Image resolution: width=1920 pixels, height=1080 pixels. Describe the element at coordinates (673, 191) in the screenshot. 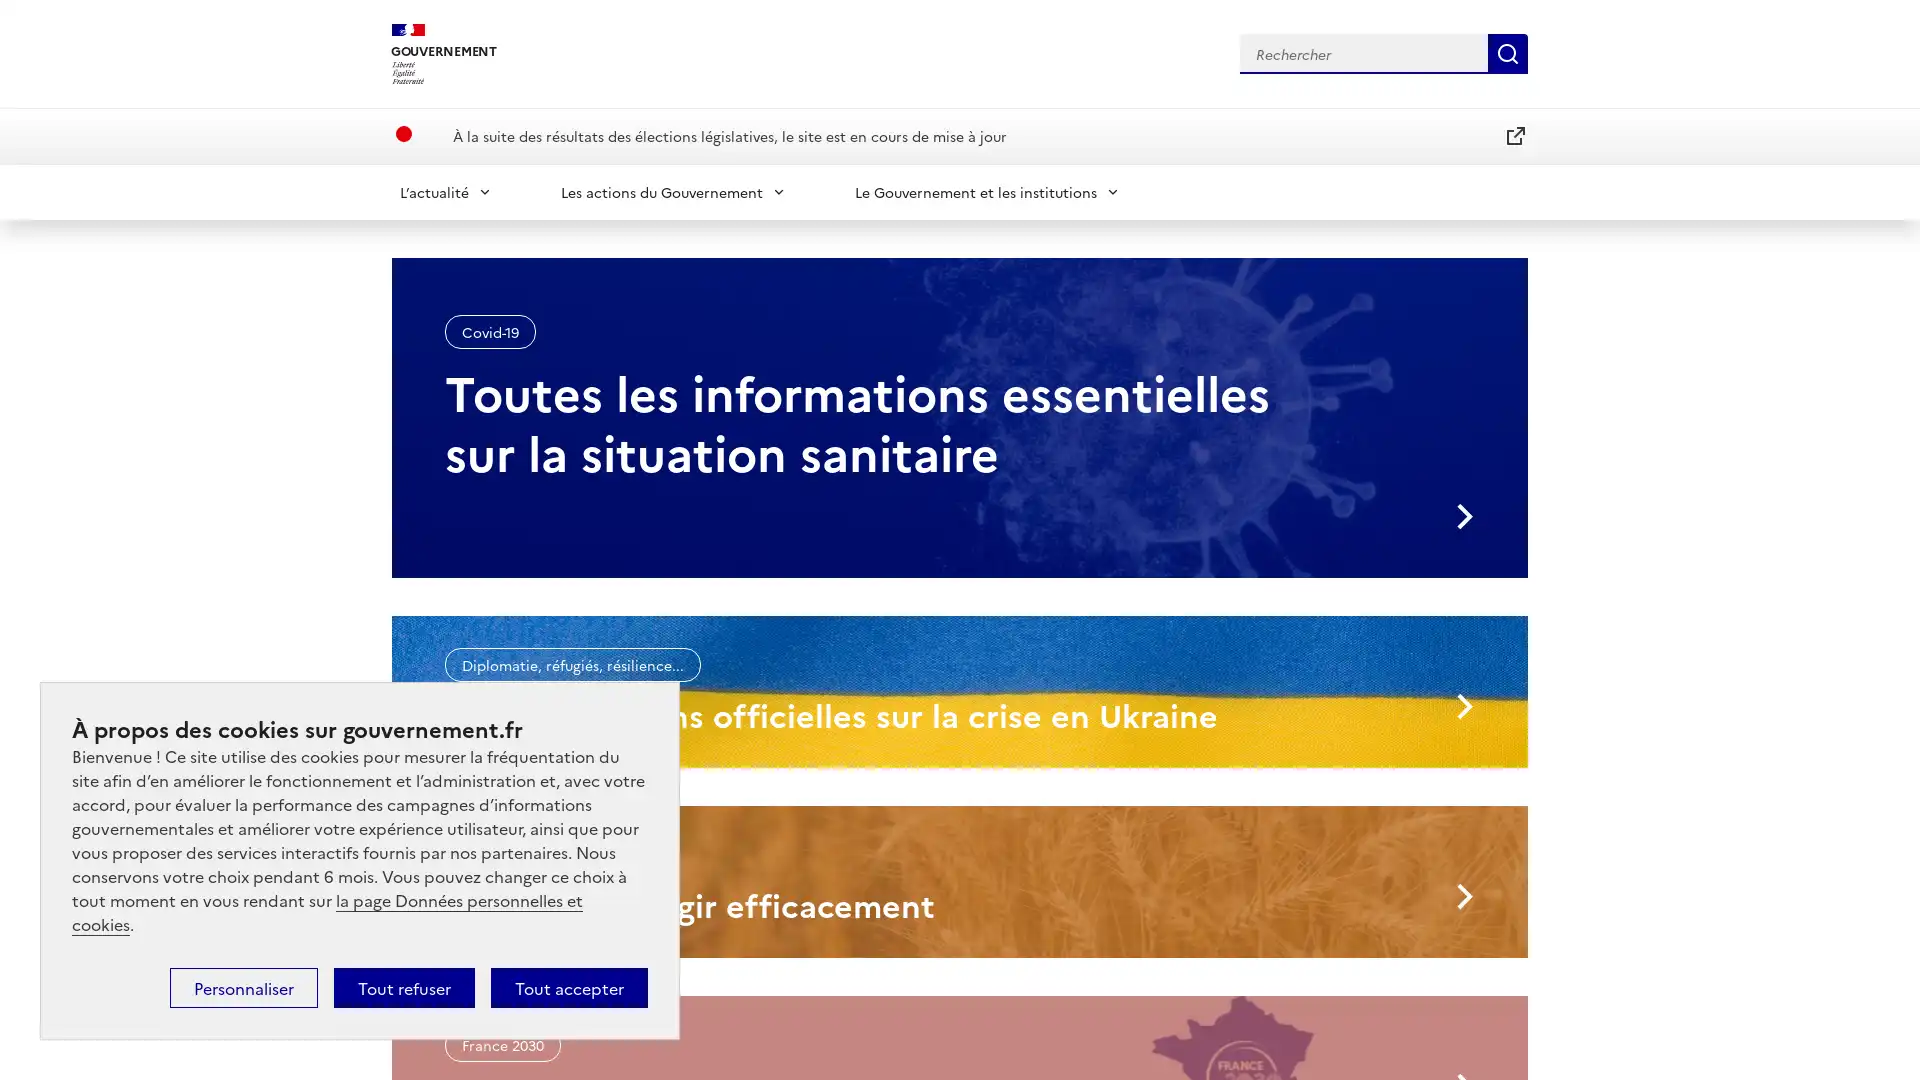

I see `Les actions du Gouvernement` at that location.